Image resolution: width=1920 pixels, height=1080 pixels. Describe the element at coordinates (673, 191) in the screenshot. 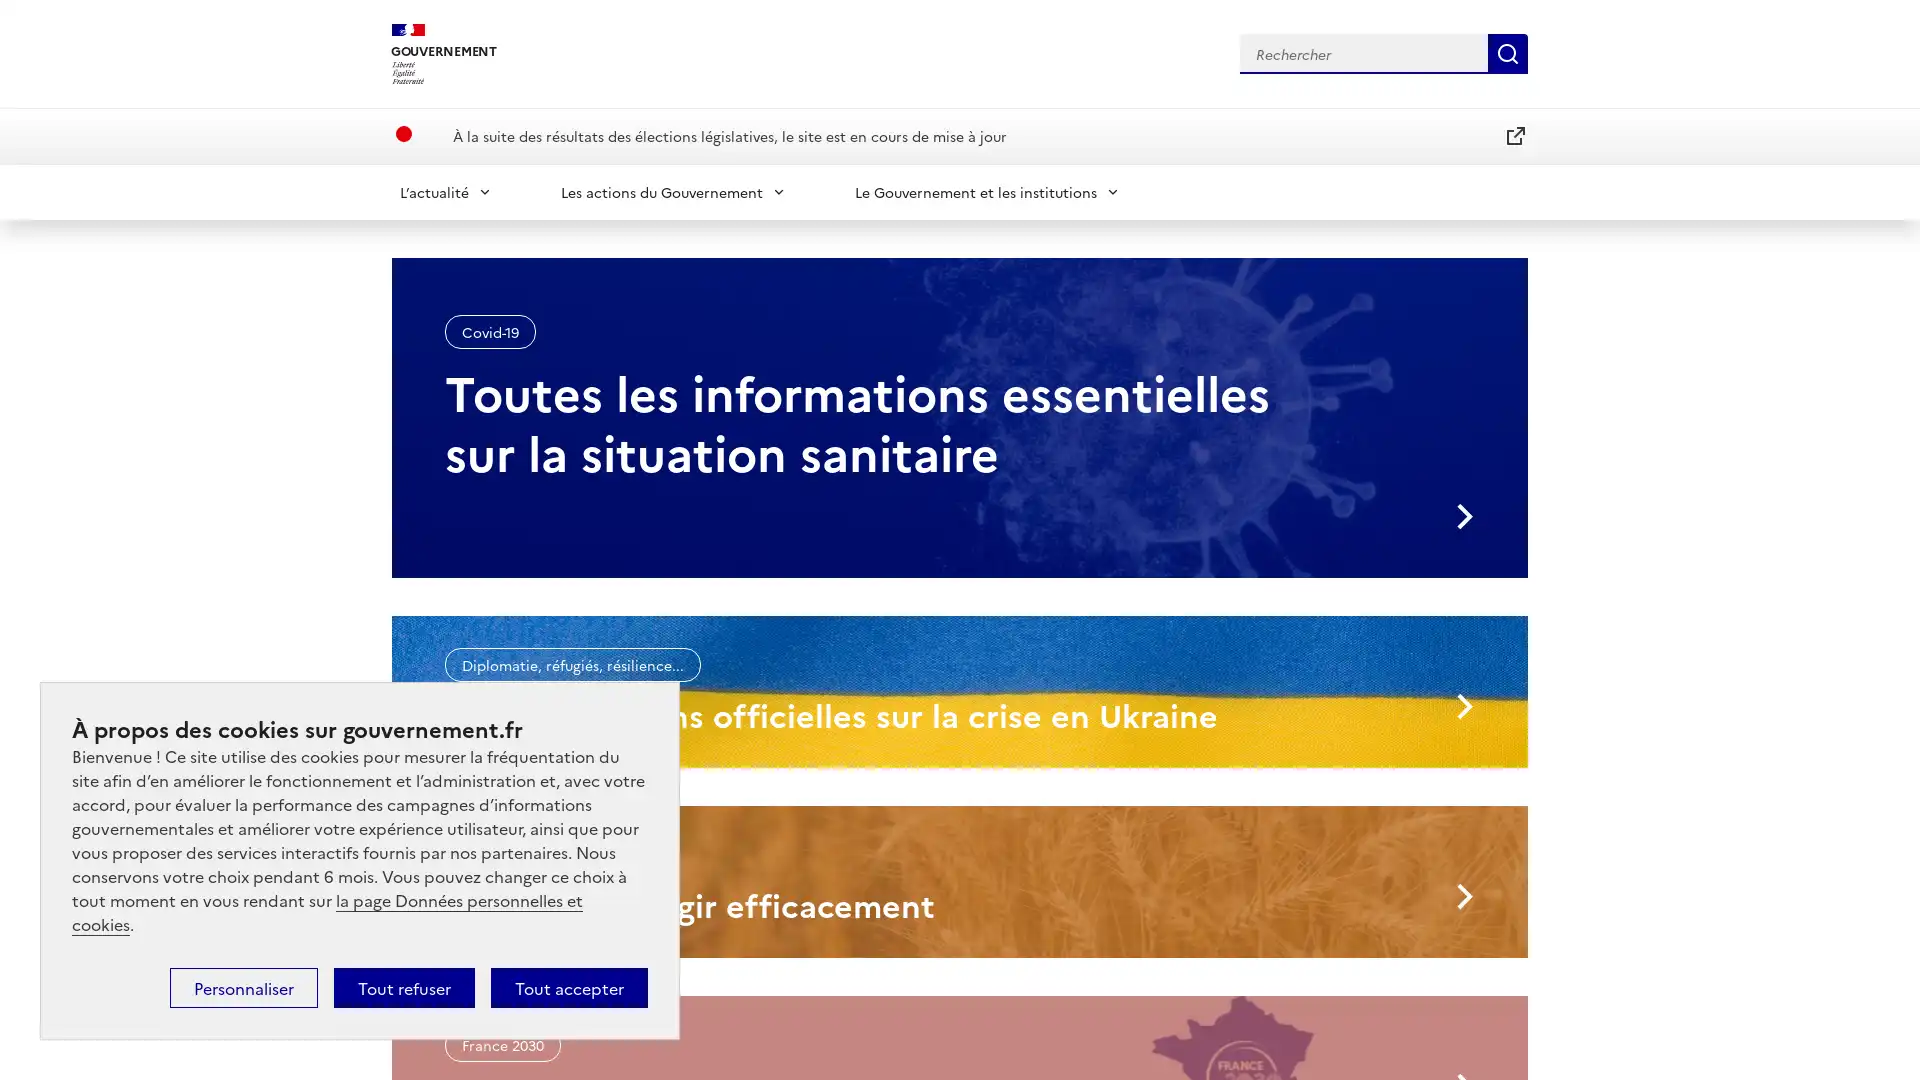

I see `Les actions du Gouvernement` at that location.